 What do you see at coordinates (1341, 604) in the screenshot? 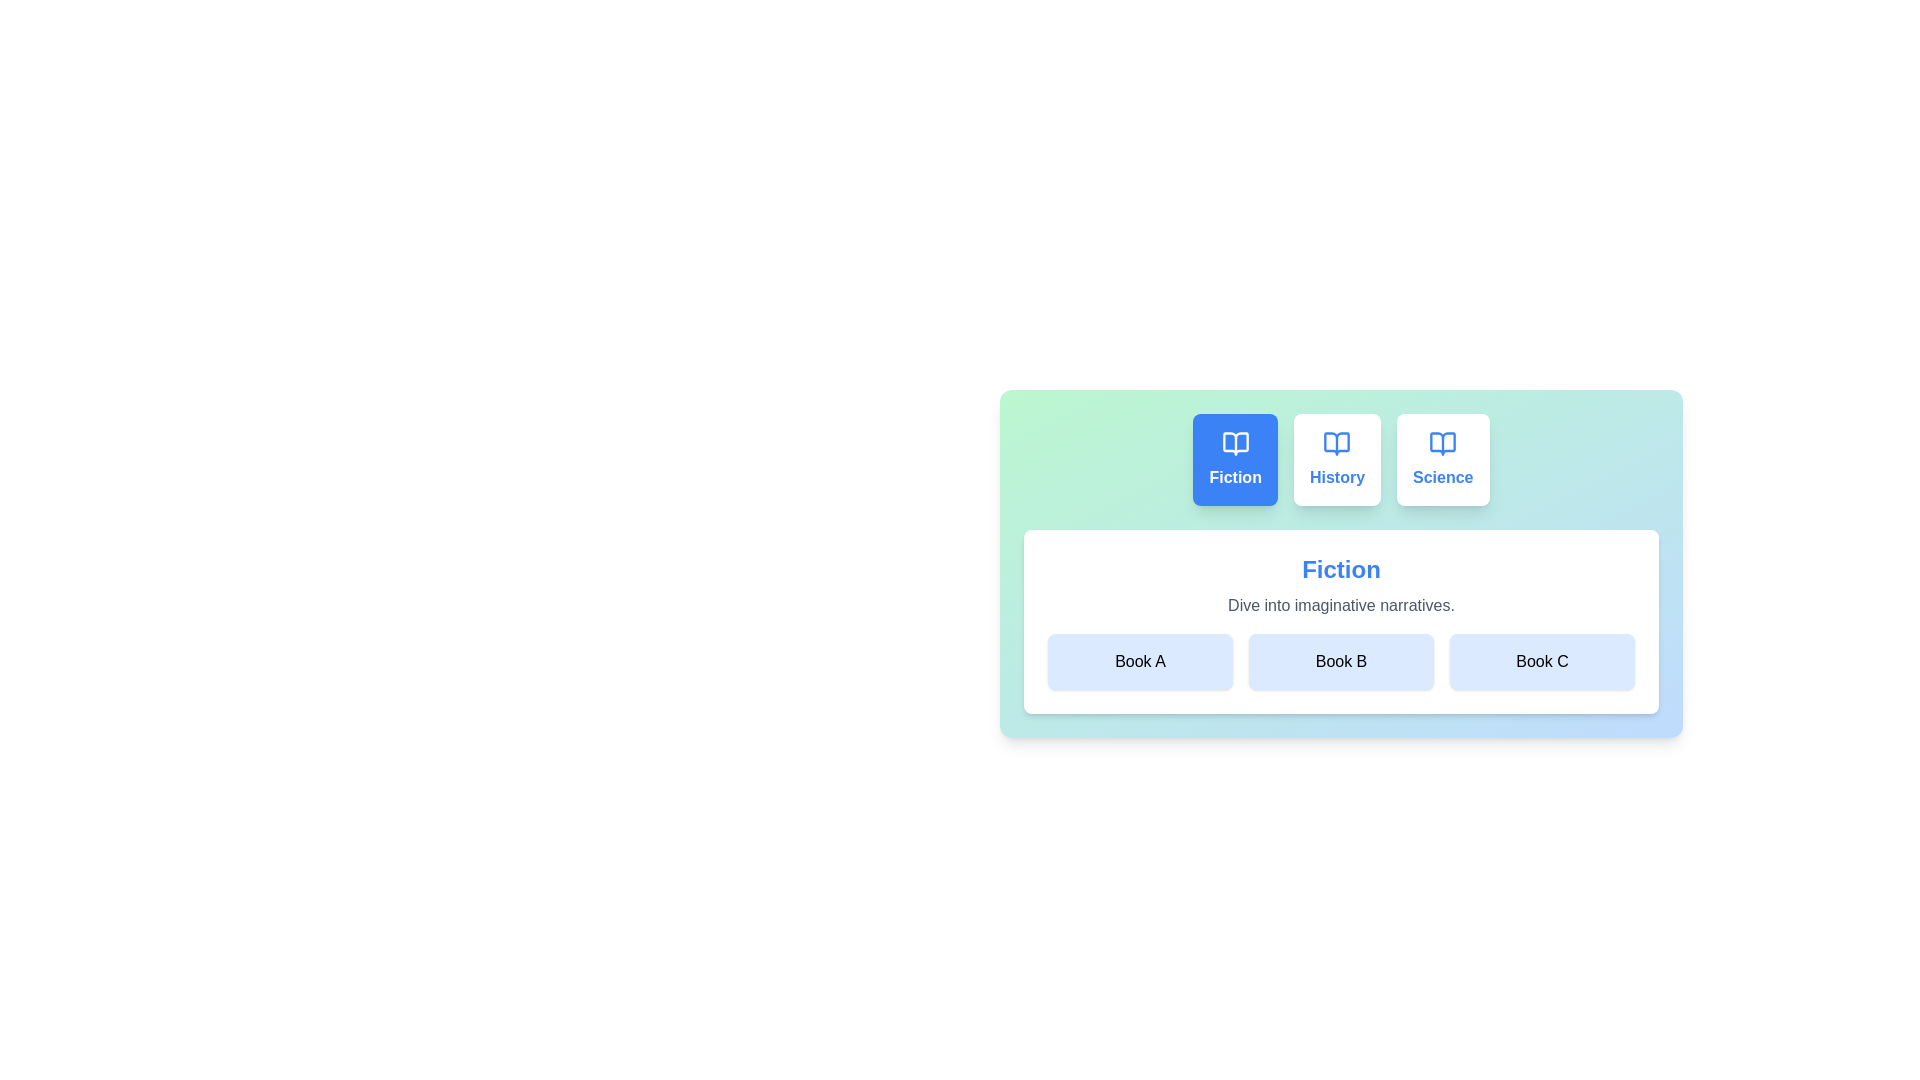
I see `the description text to select it` at bounding box center [1341, 604].